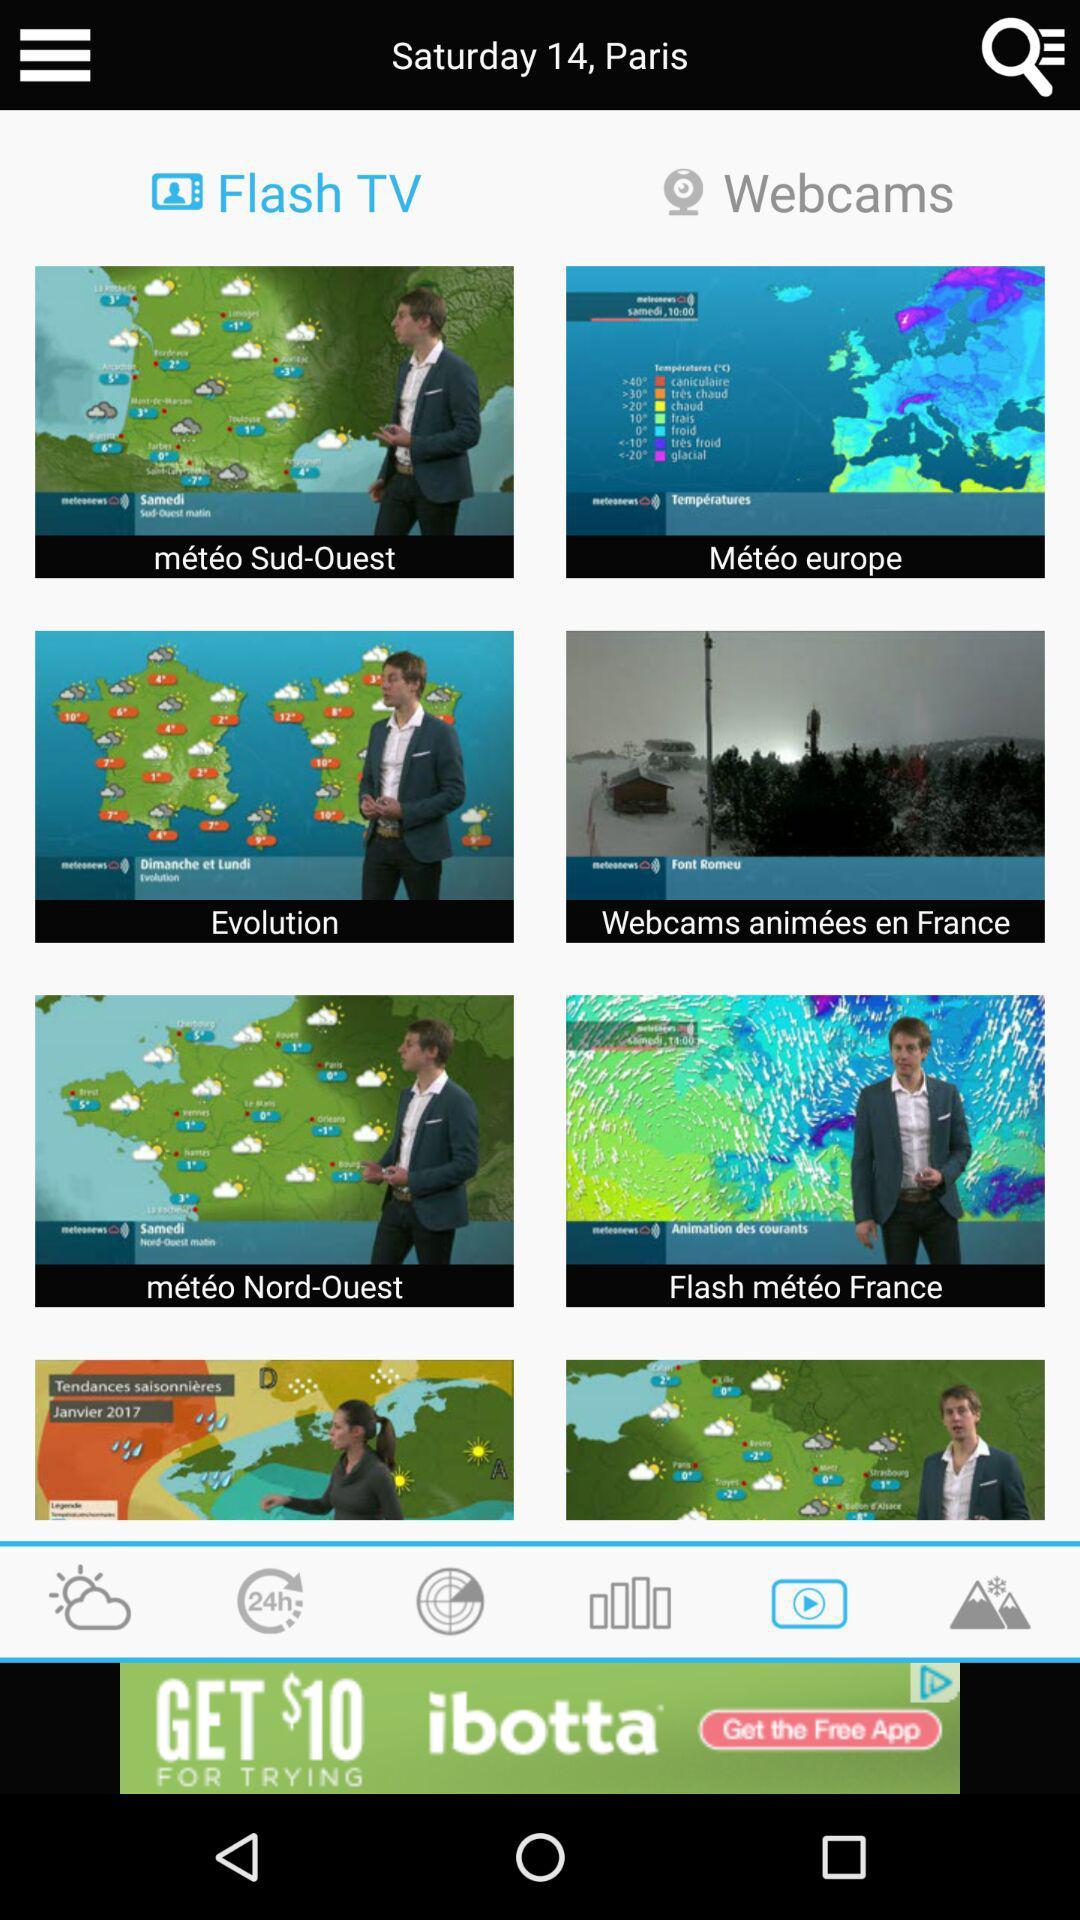  What do you see at coordinates (54, 55) in the screenshot?
I see `menu button` at bounding box center [54, 55].